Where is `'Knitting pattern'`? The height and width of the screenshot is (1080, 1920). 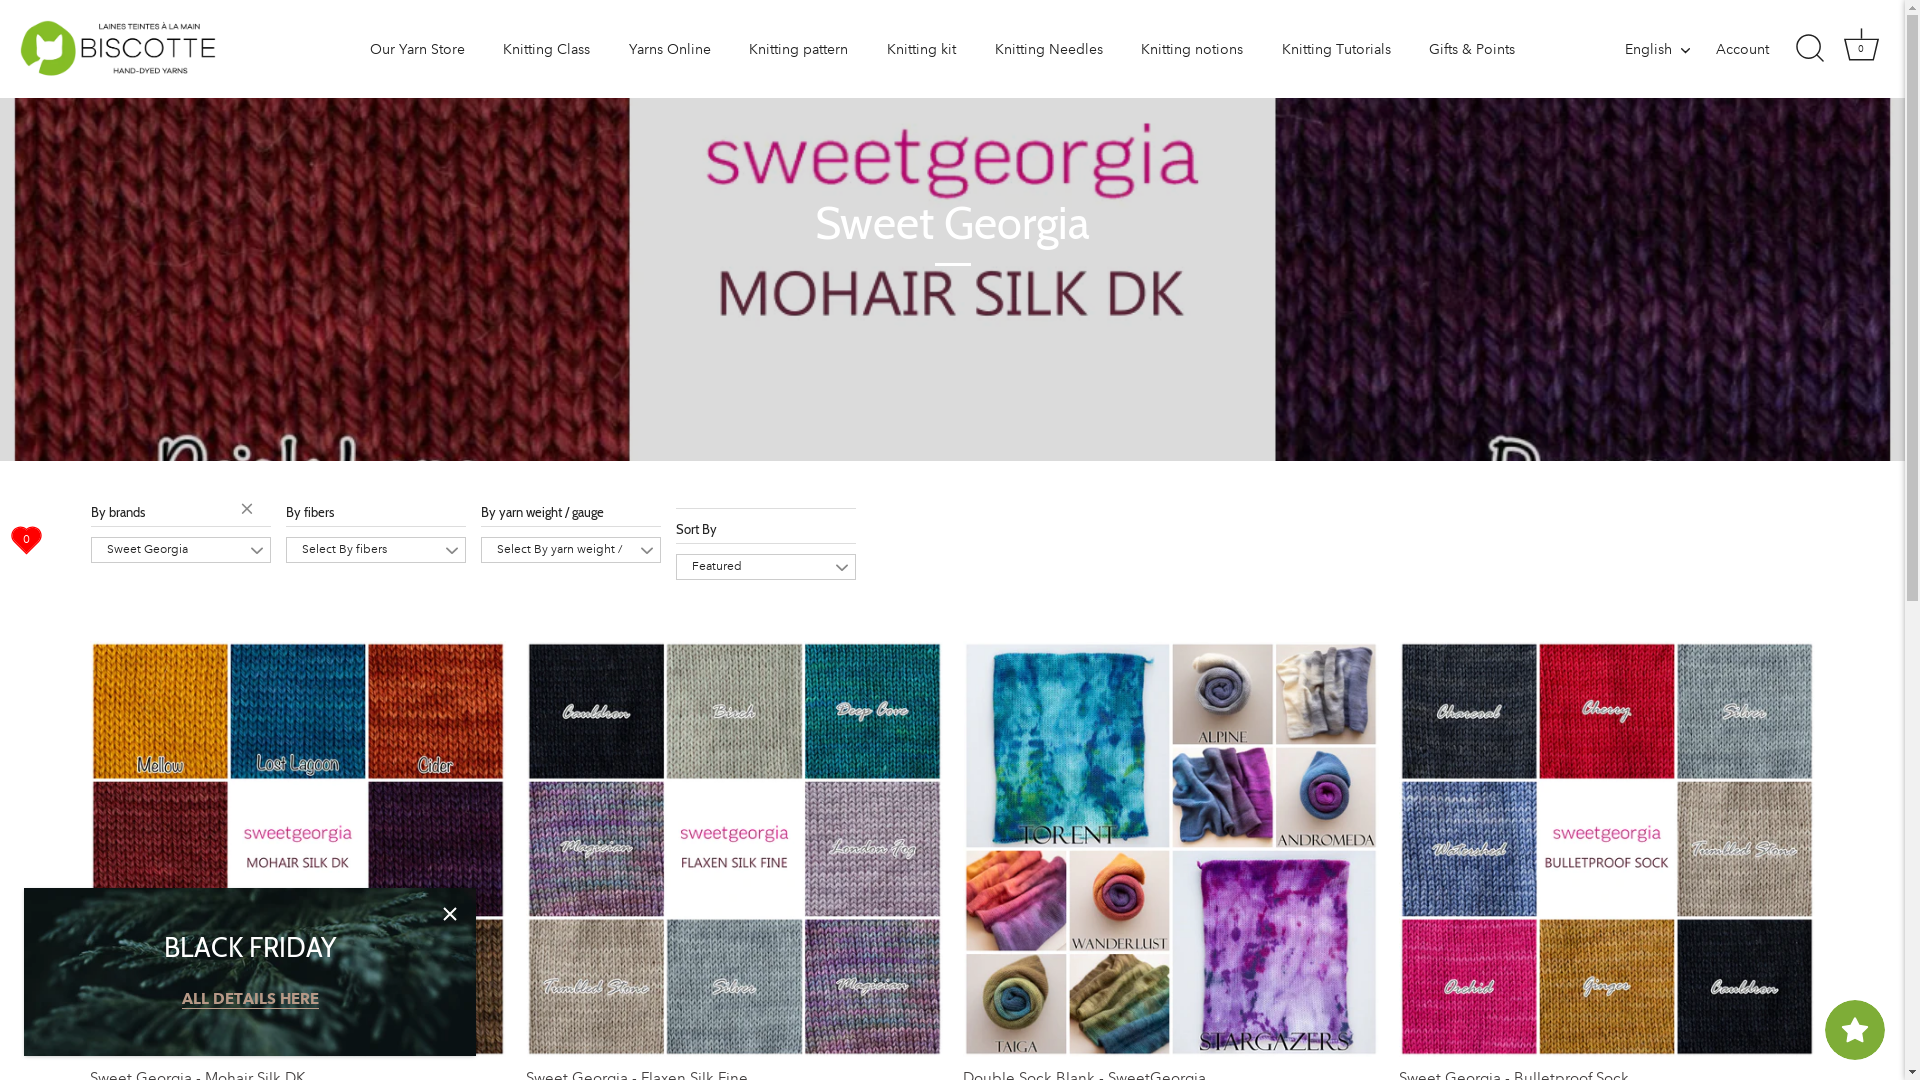
'Knitting pattern' is located at coordinates (730, 48).